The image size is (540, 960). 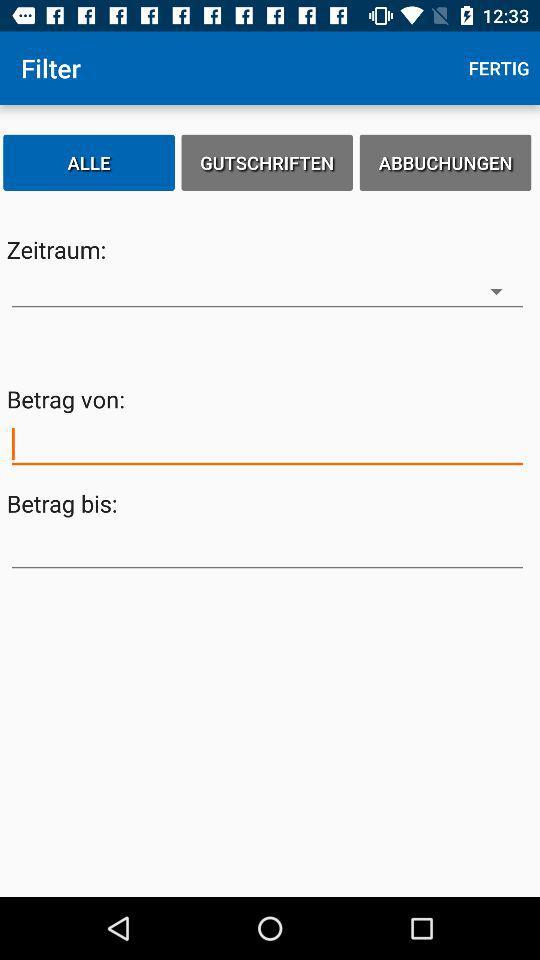 What do you see at coordinates (267, 161) in the screenshot?
I see `the gutschriften` at bounding box center [267, 161].